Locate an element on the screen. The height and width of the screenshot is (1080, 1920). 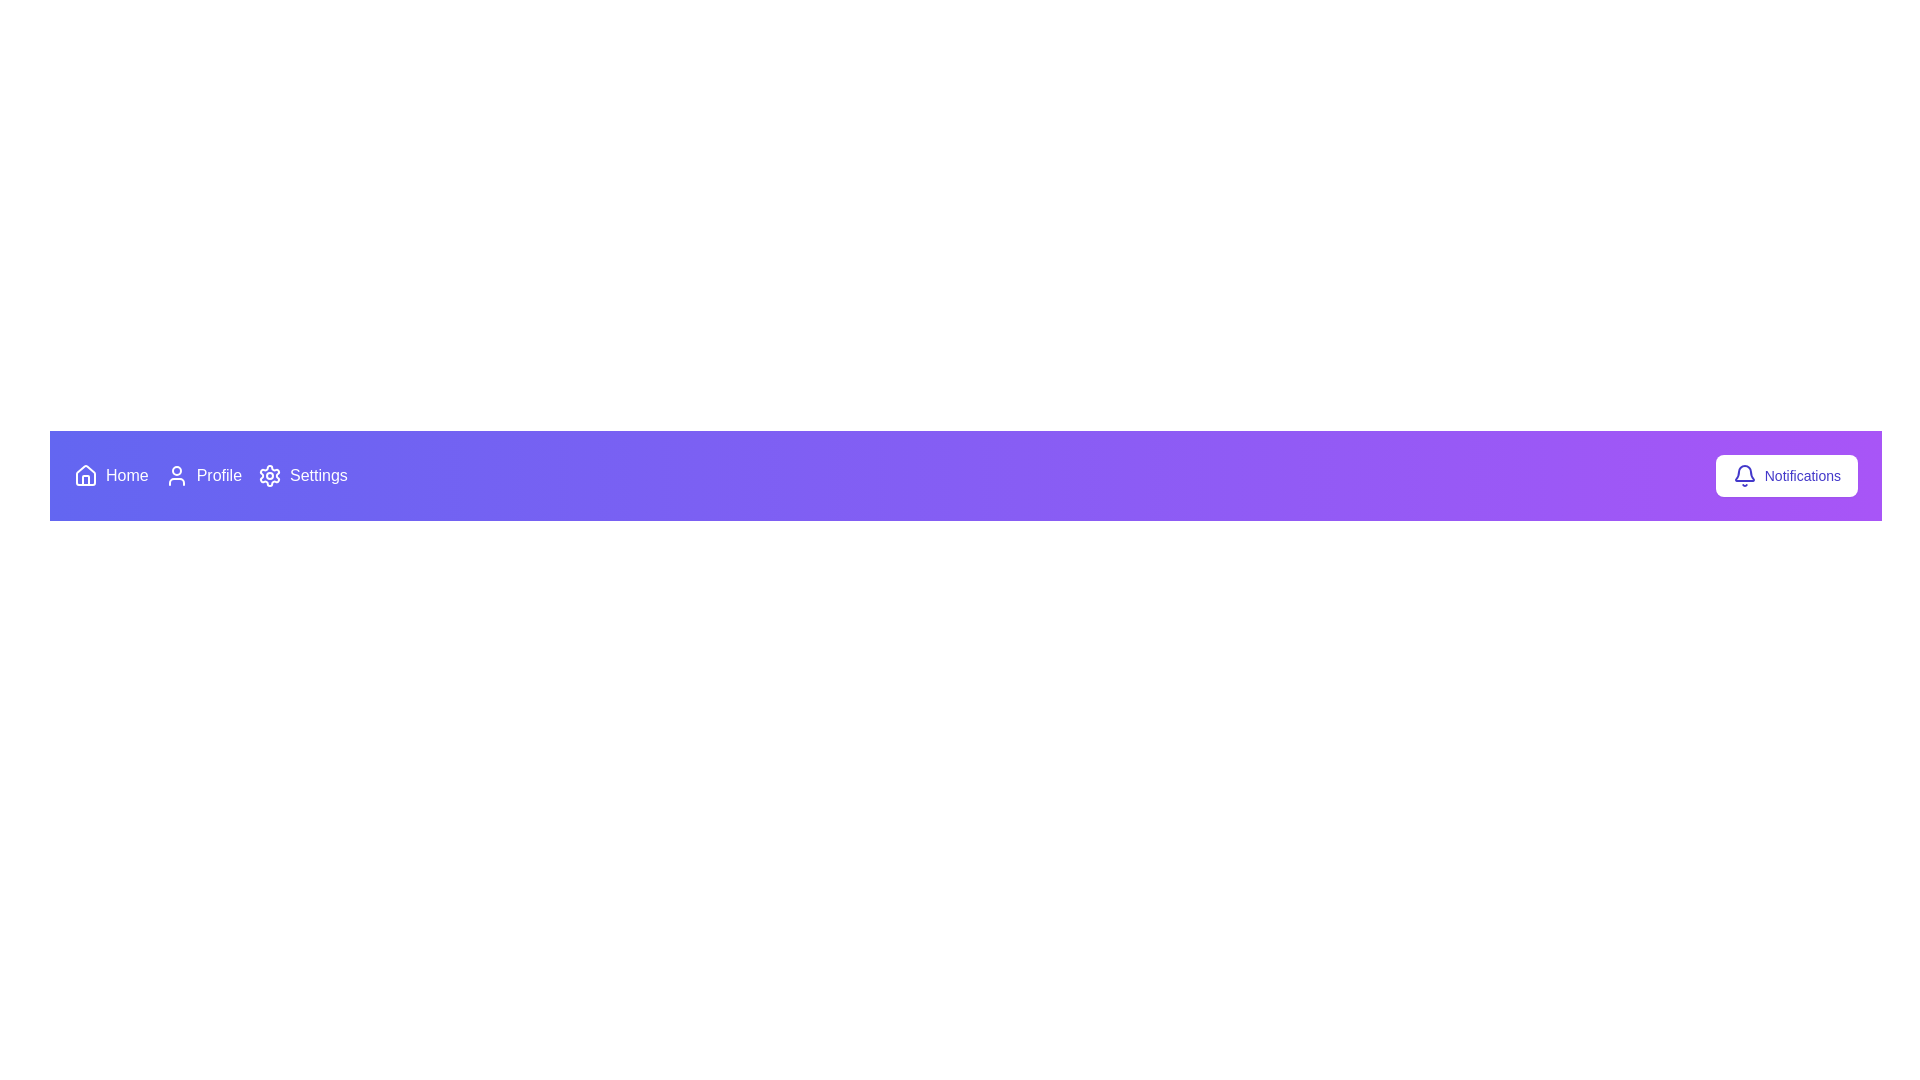
the notification icon located at the top-right corner of the interface, positioned directly to the left of the 'Notifications' label is located at coordinates (1743, 475).